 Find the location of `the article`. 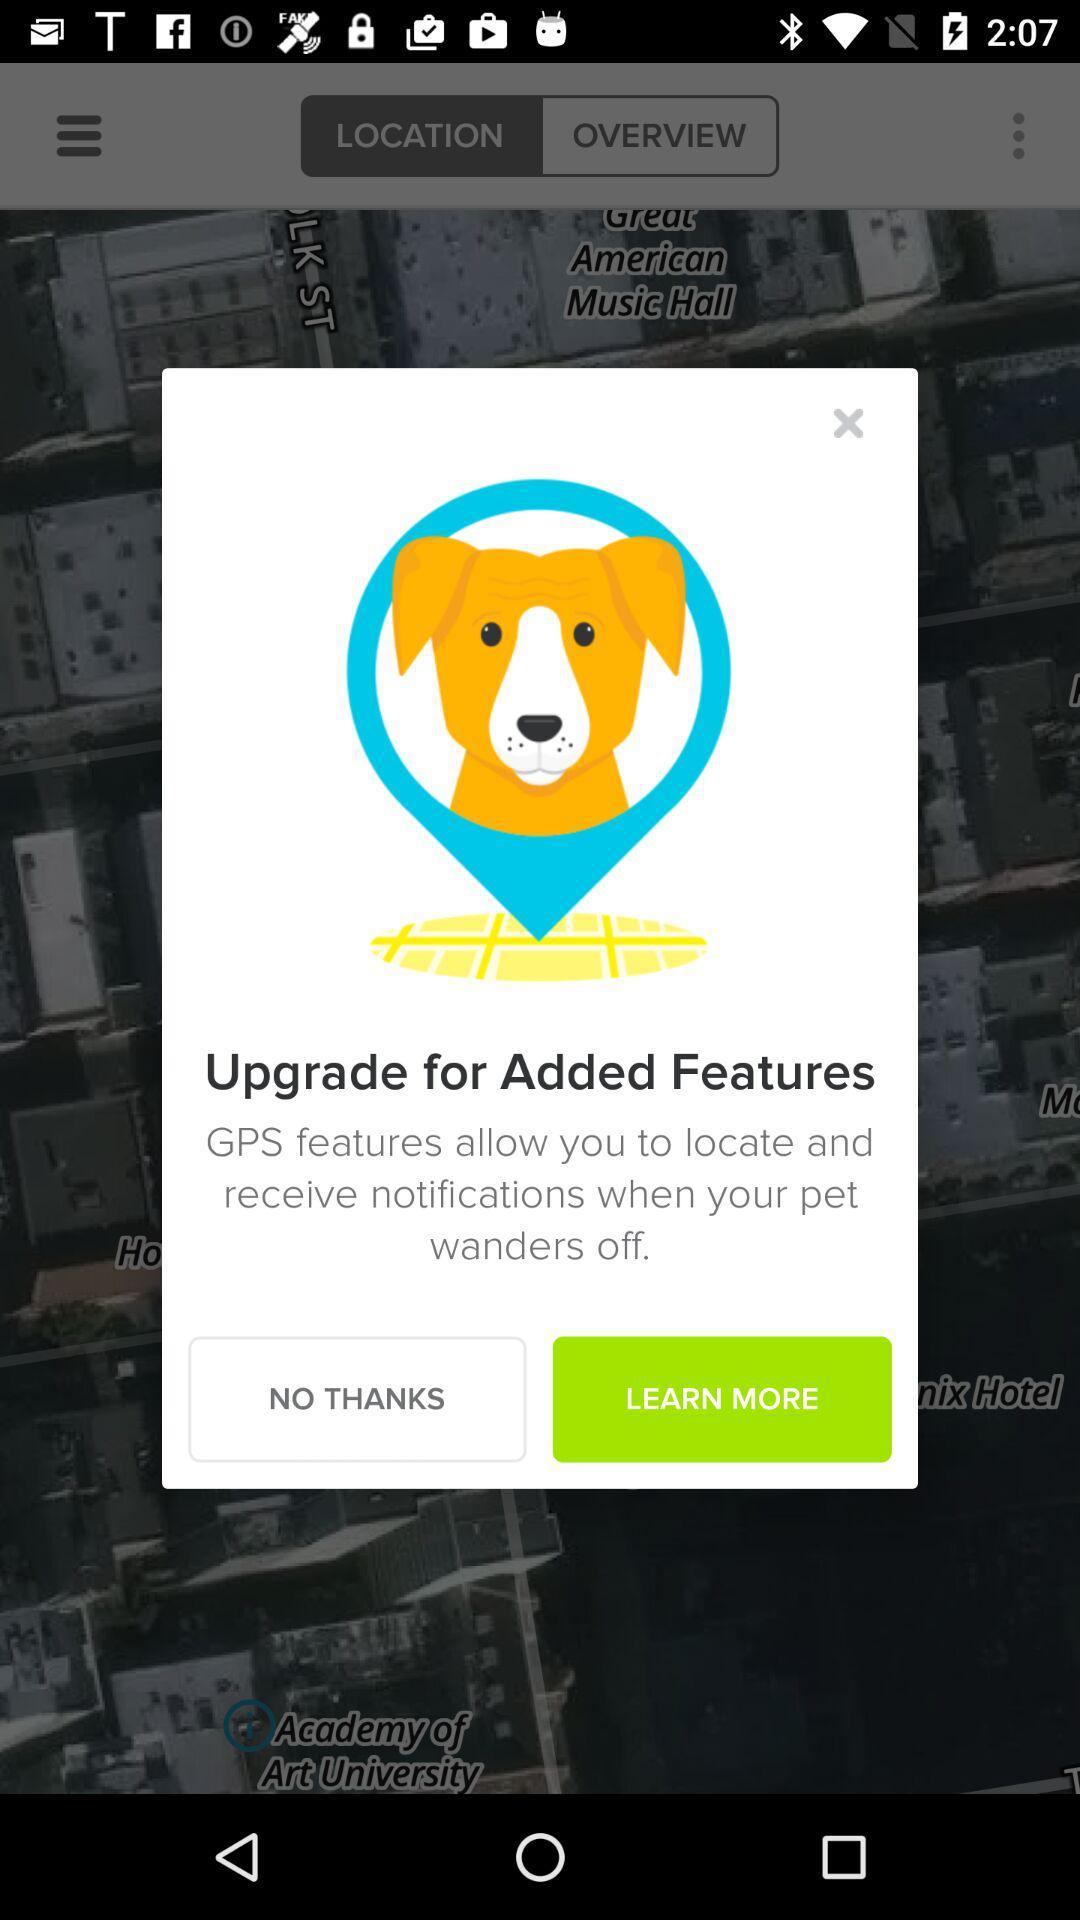

the article is located at coordinates (848, 422).